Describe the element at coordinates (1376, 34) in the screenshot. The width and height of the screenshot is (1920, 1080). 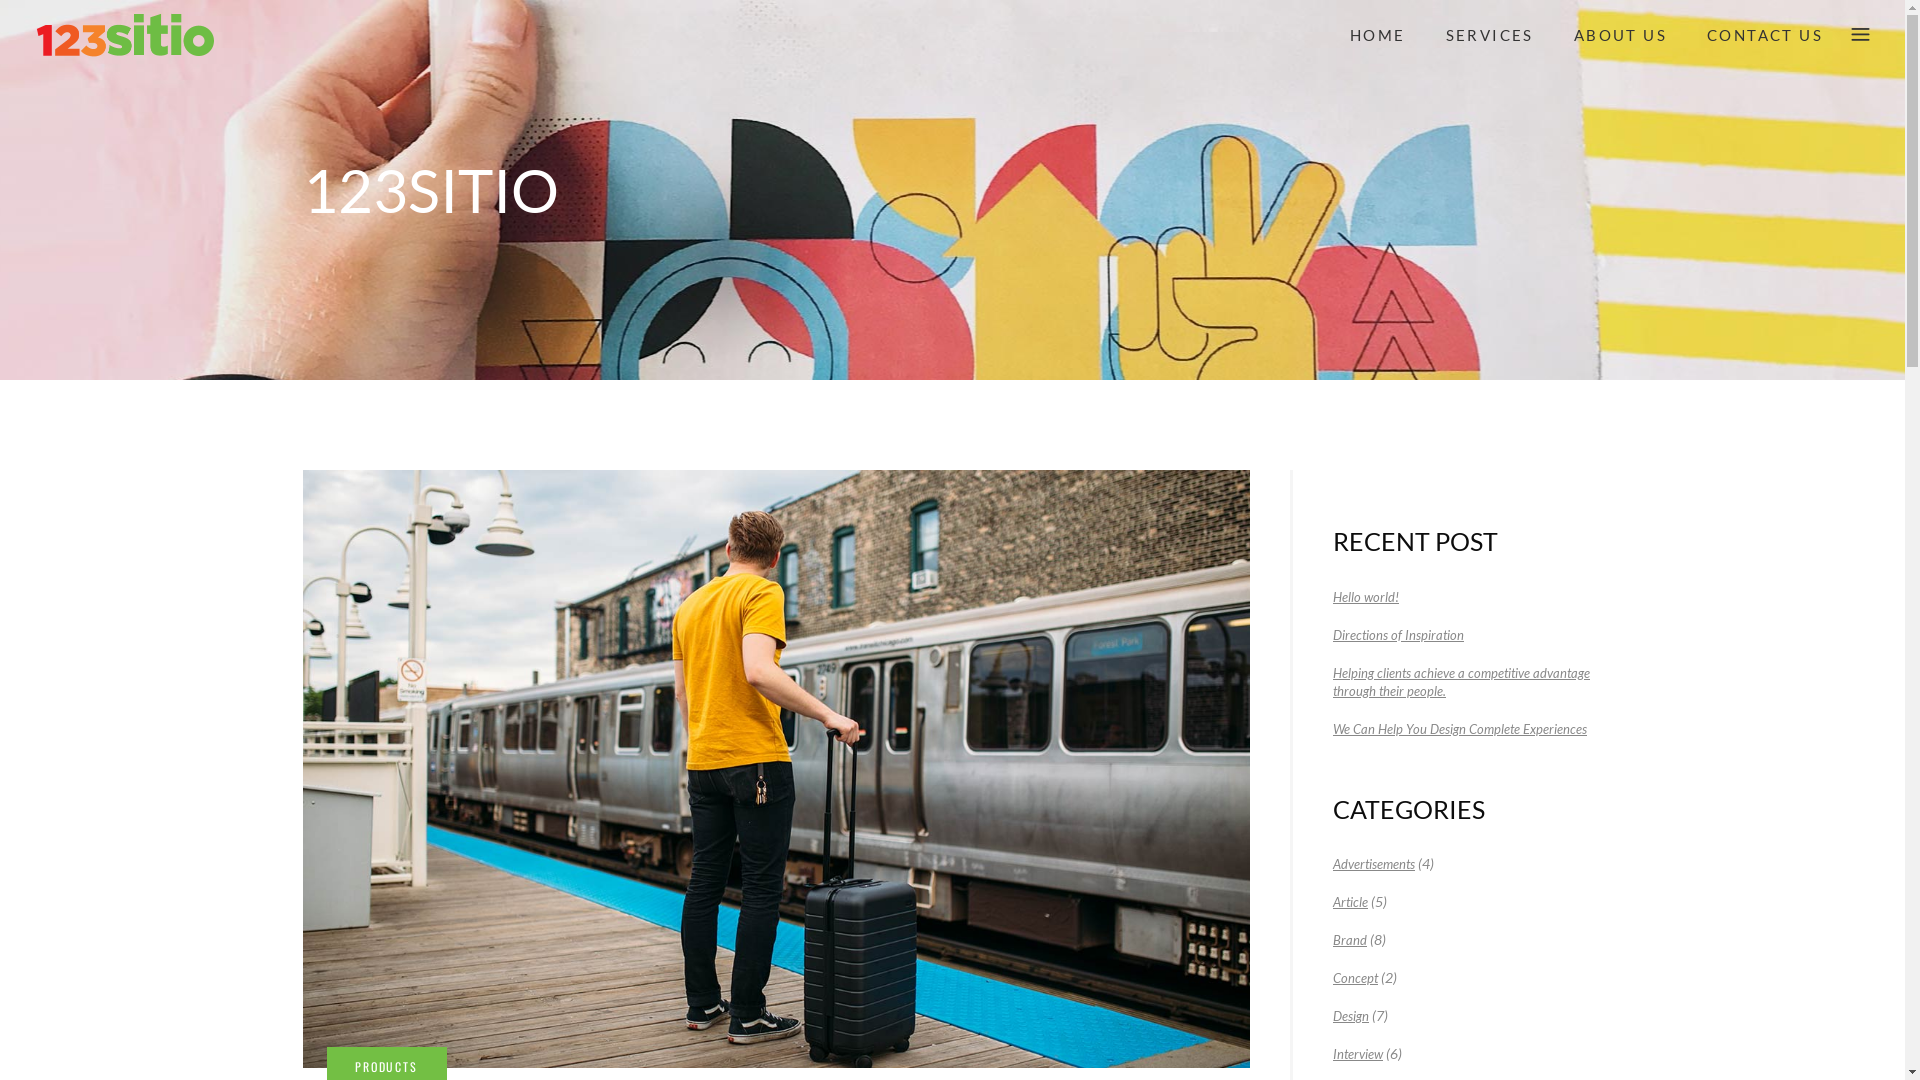
I see `'HOME'` at that location.